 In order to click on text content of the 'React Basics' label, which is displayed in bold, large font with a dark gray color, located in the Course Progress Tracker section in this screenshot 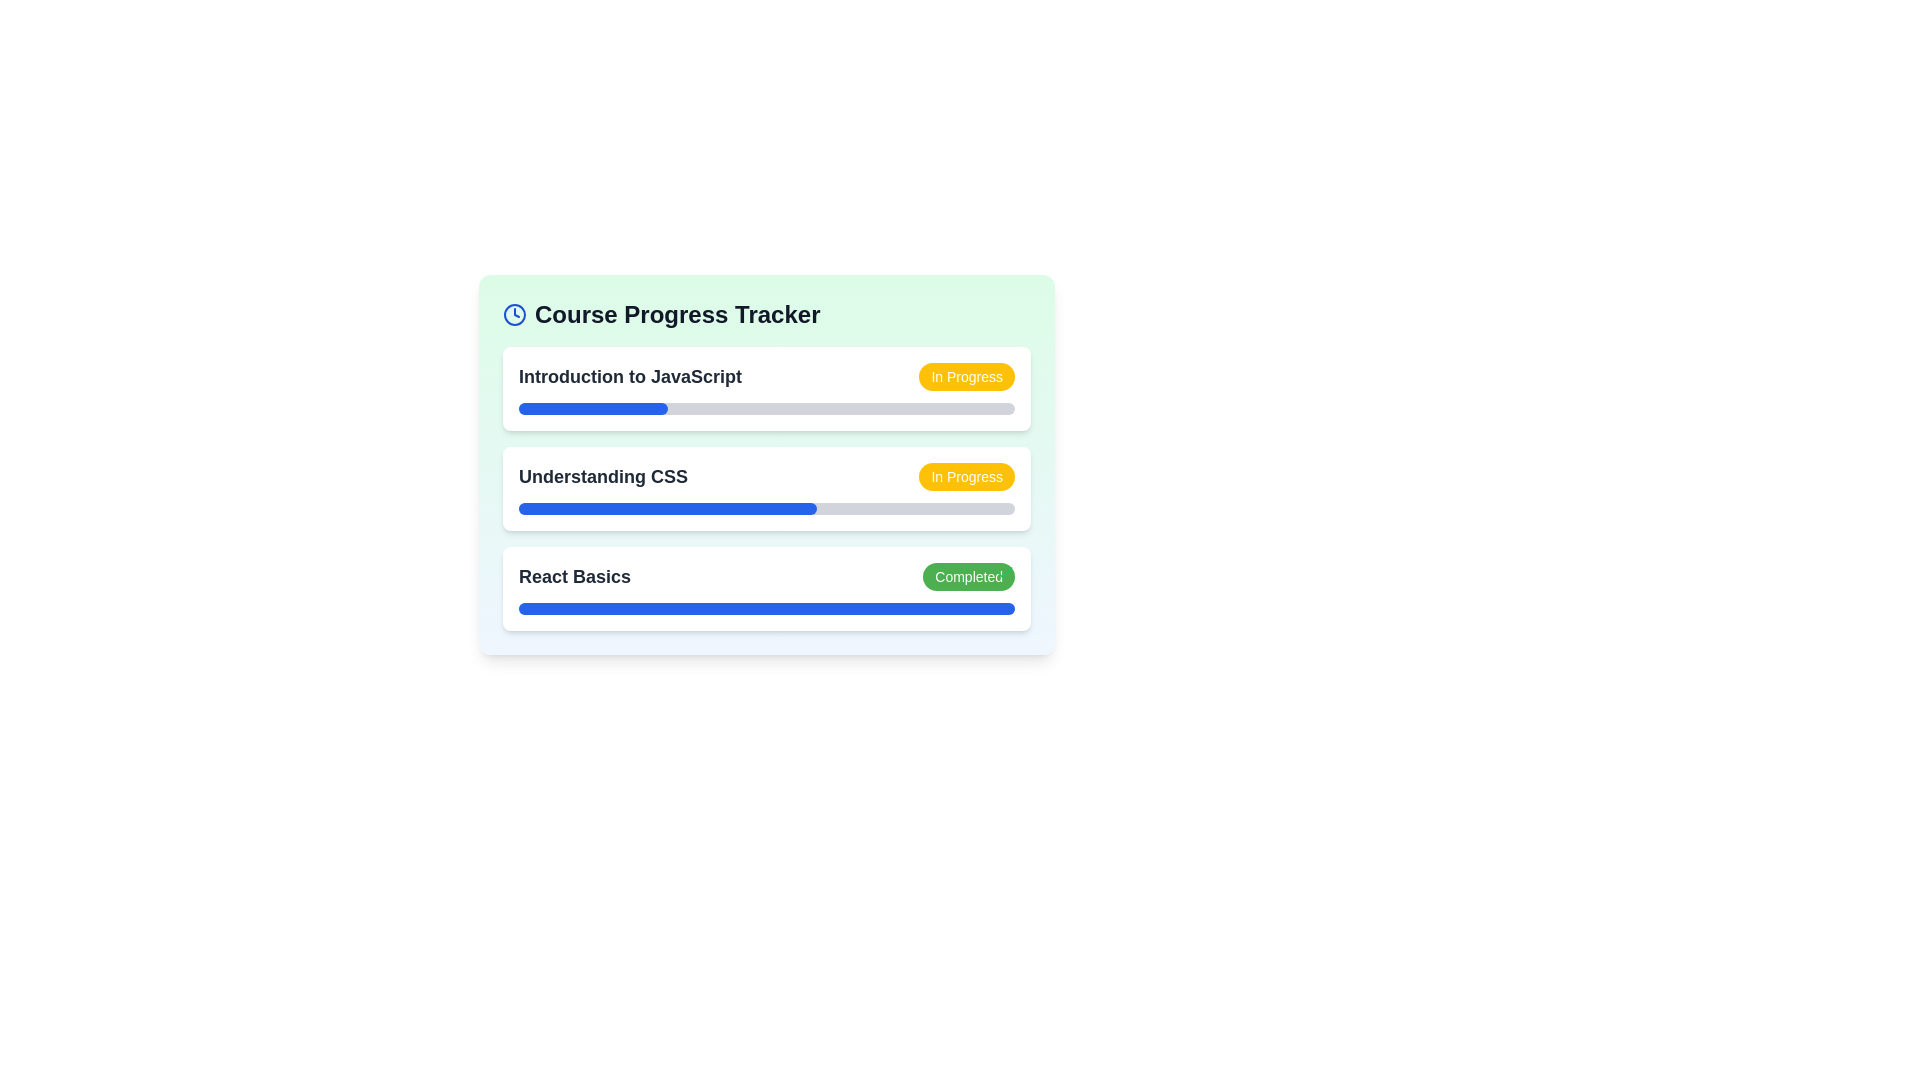, I will do `click(574, 577)`.